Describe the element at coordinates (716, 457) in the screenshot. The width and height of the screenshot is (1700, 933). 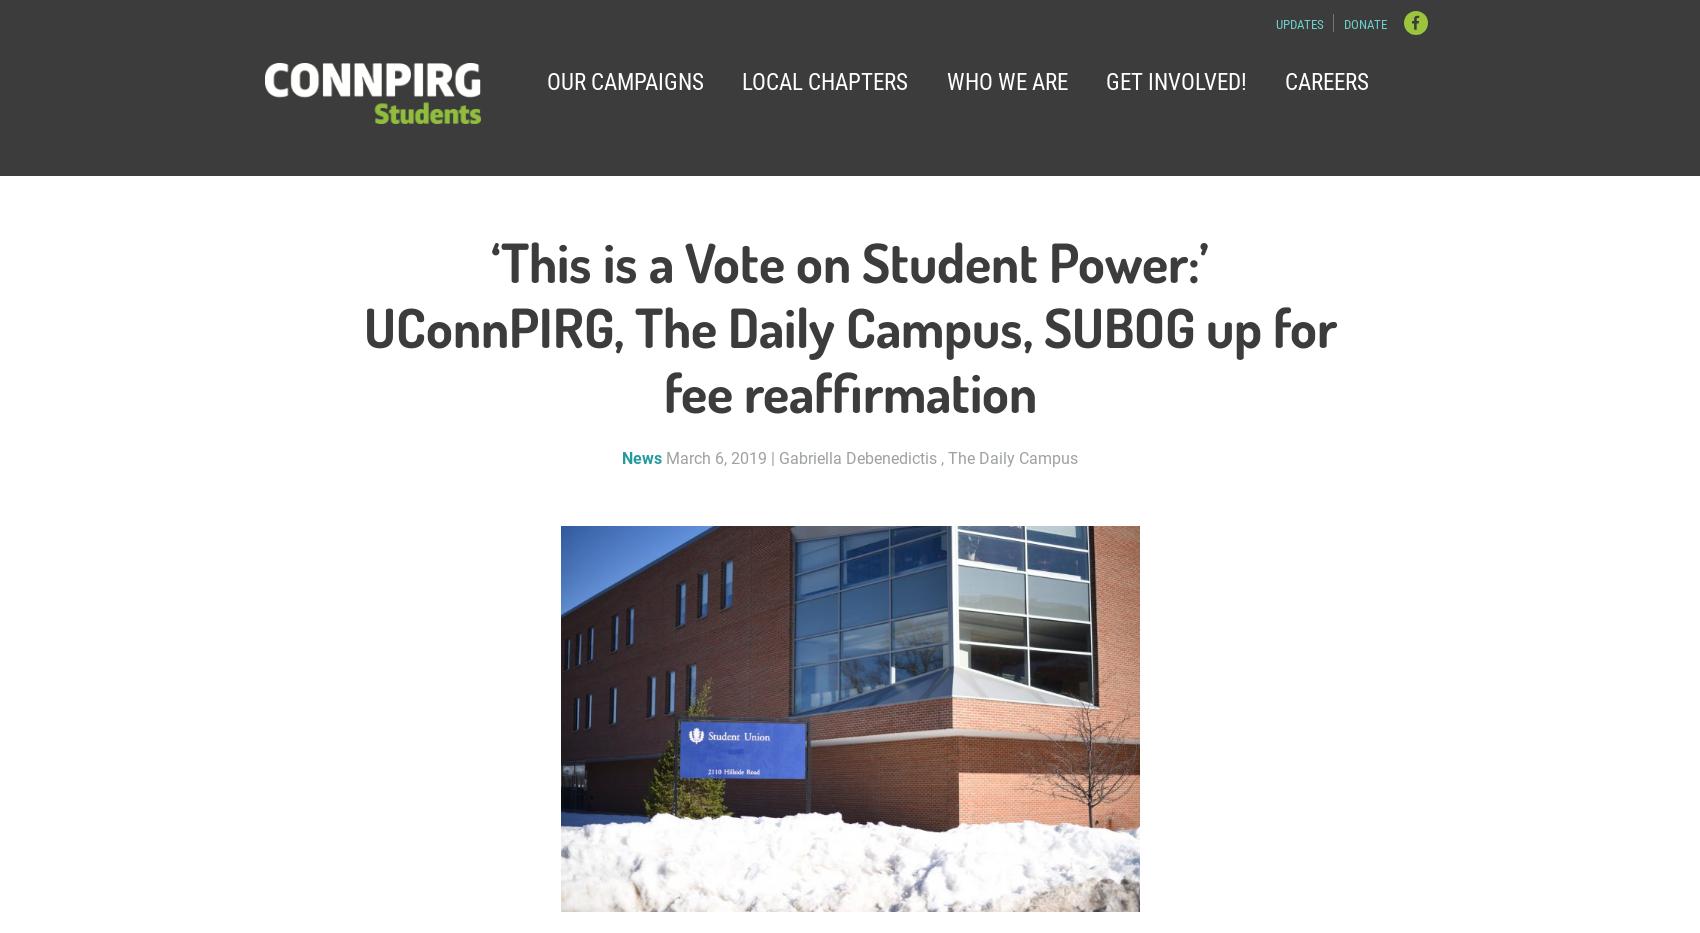
I see `'March 6, 2019'` at that location.